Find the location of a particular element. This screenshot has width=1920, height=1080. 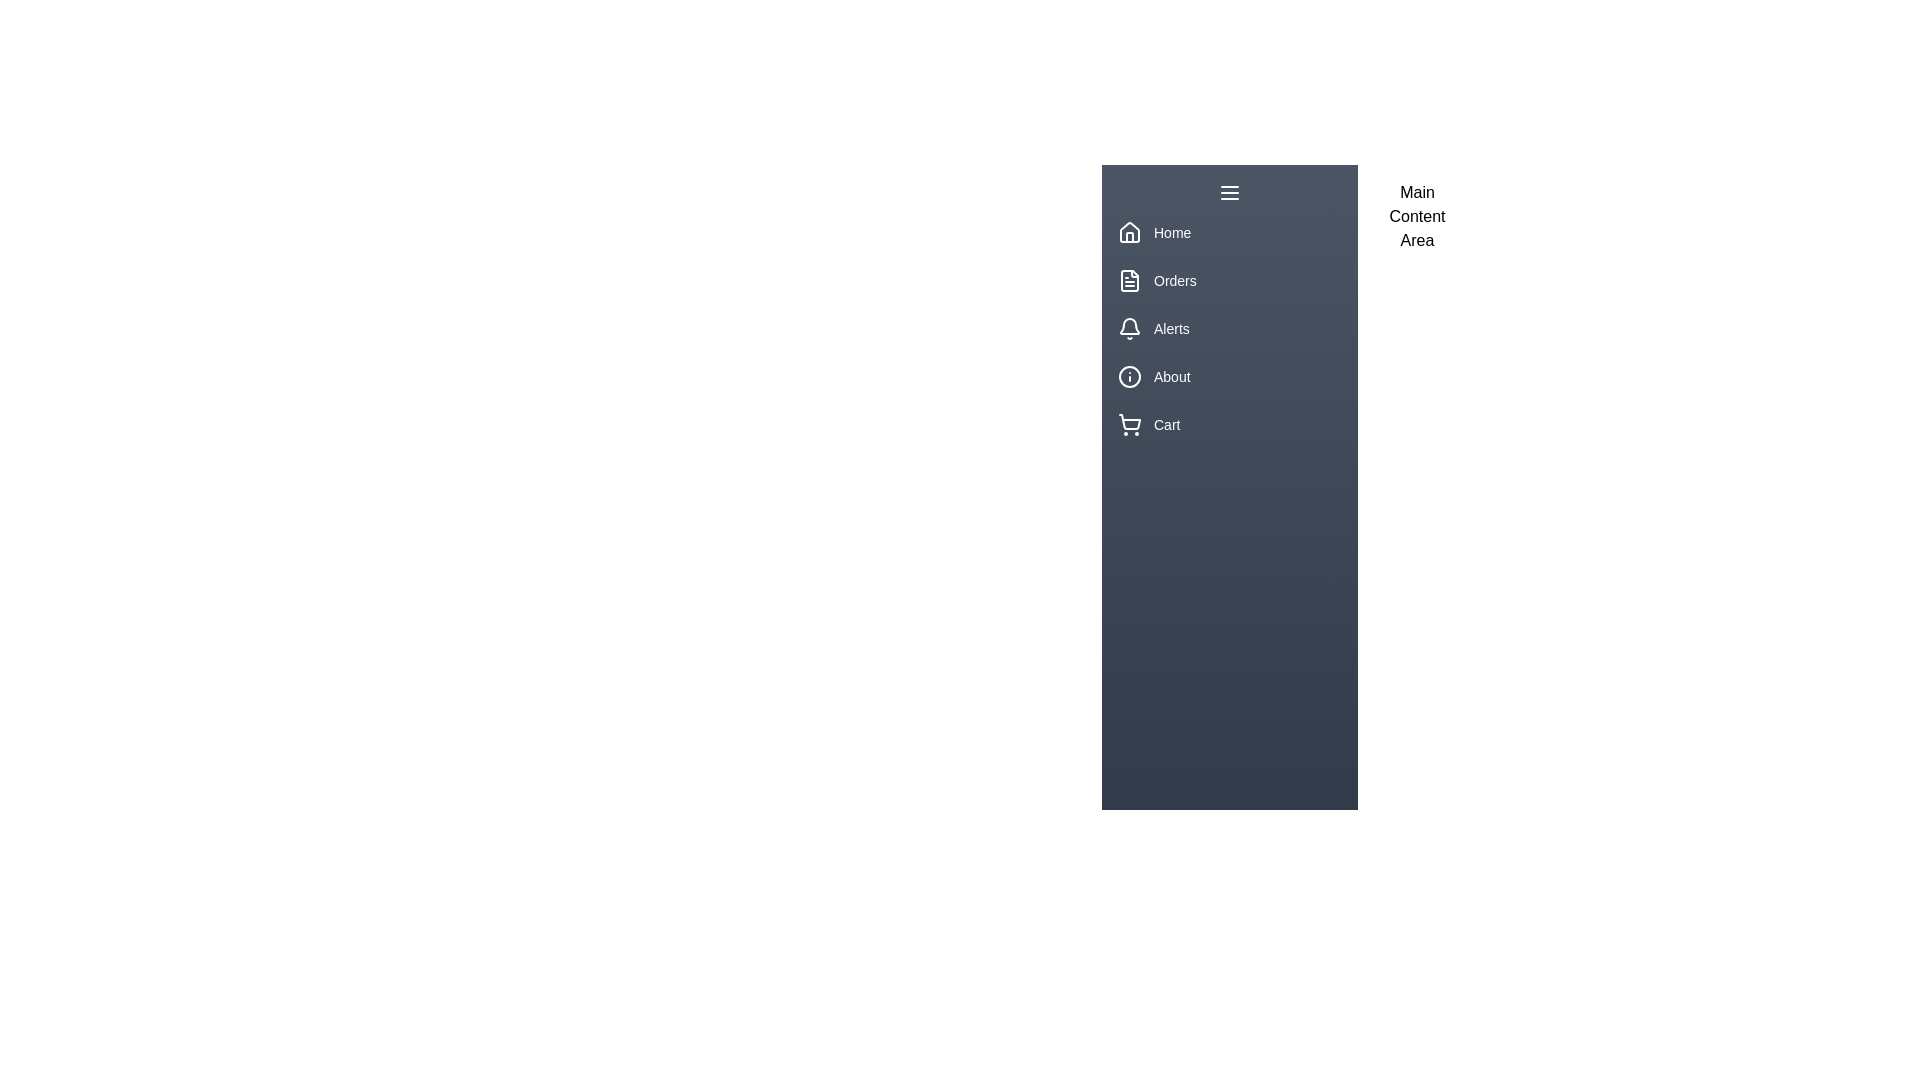

the menu item Home is located at coordinates (1228, 231).